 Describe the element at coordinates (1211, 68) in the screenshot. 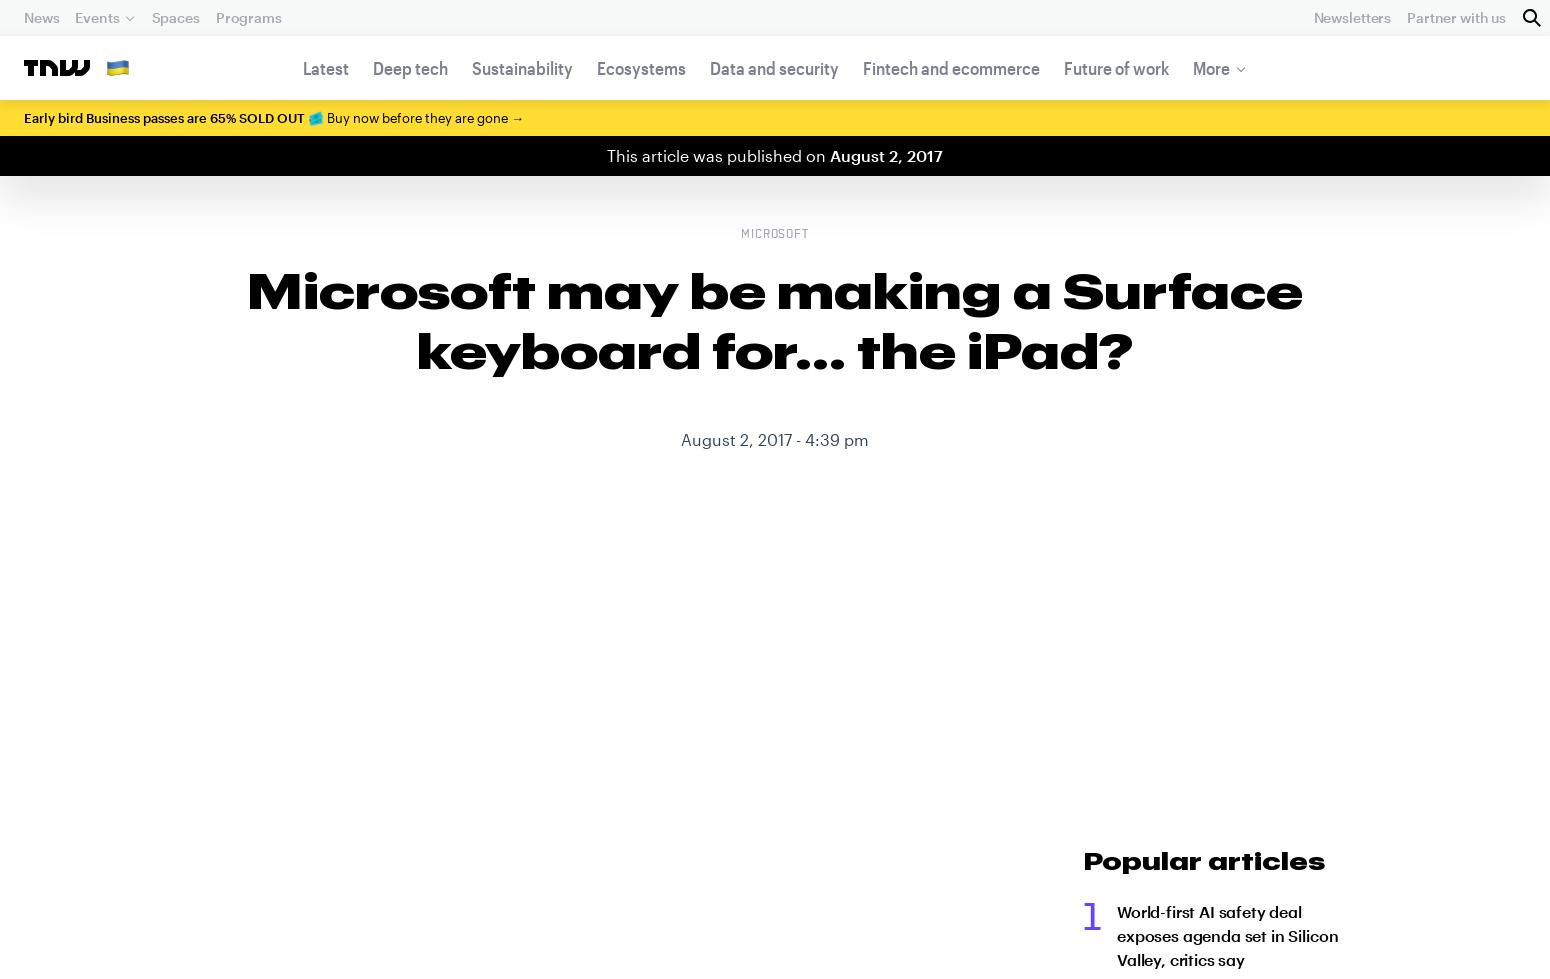

I see `'More'` at that location.